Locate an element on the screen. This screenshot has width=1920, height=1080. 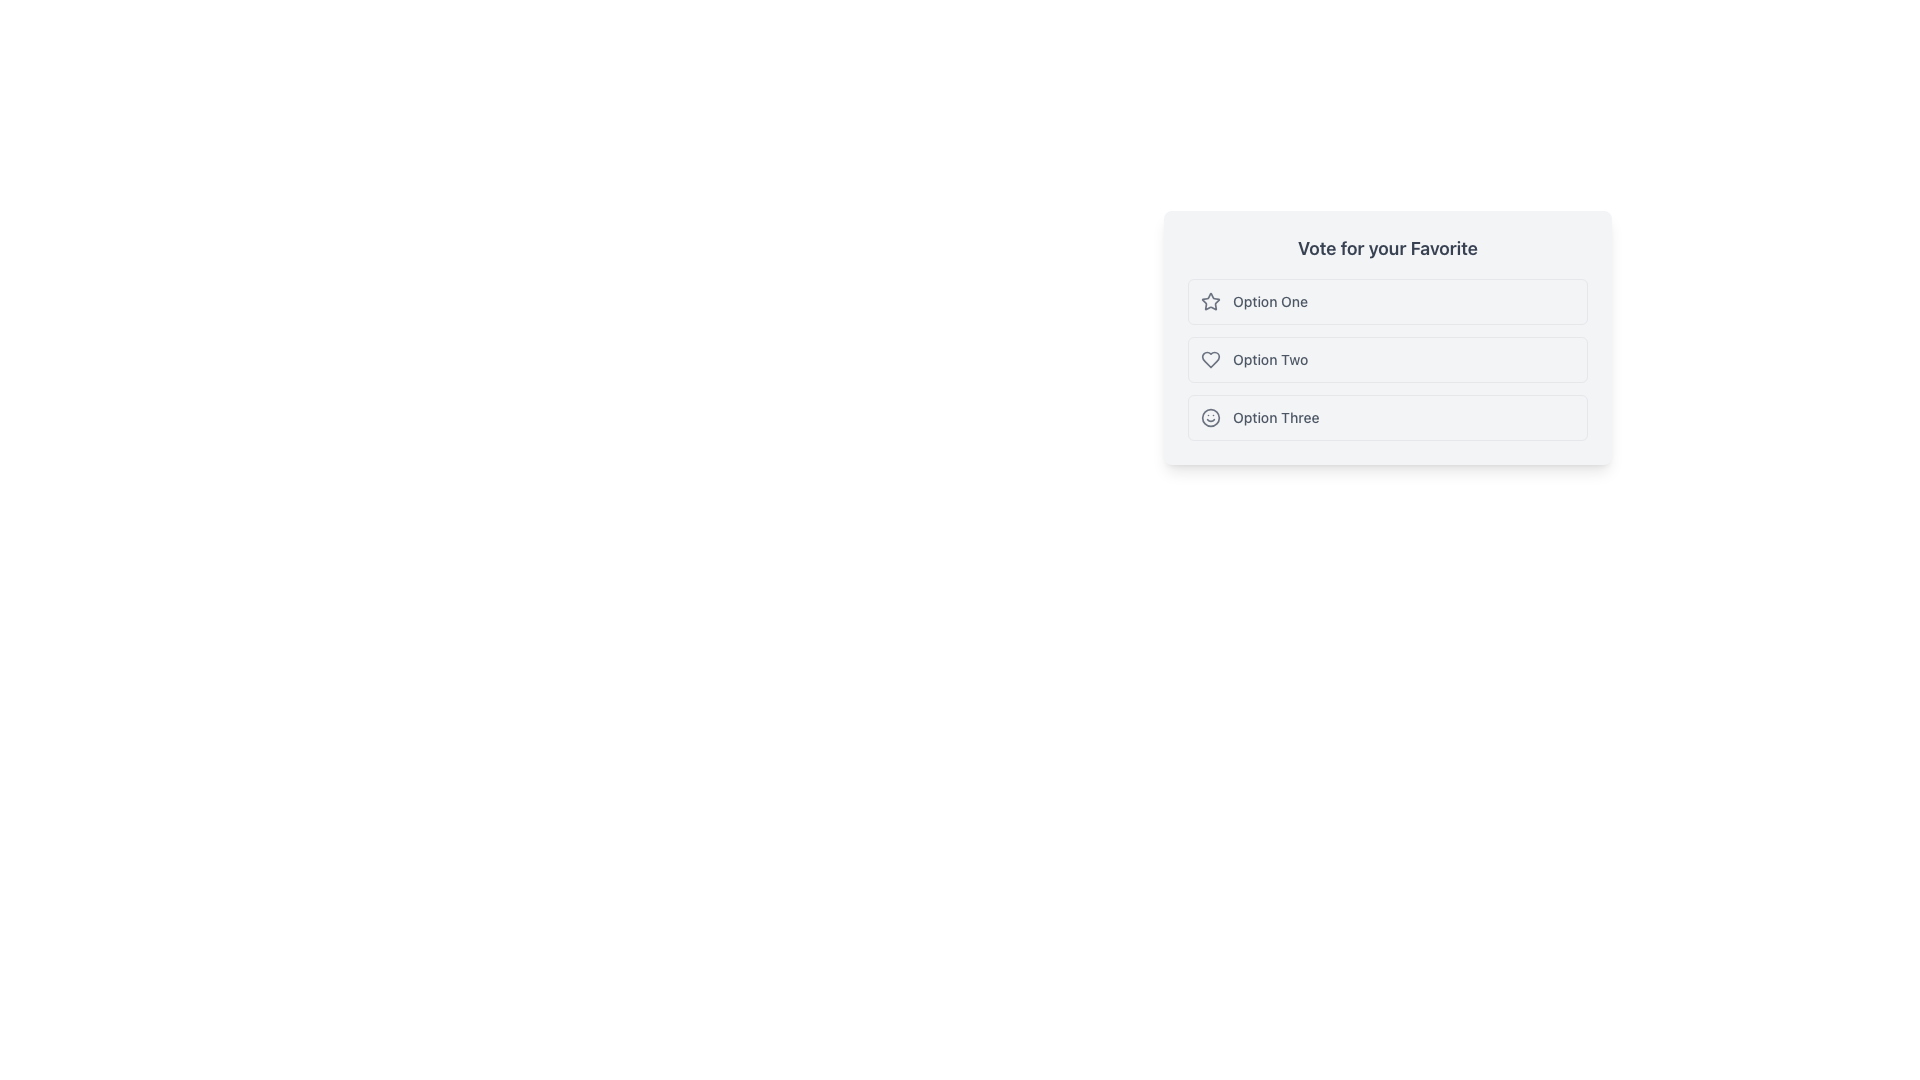
the heart icon, which signifies a selection for 'Option Two', located to the left of the associated text in the 'Vote for your Favorite' list is located at coordinates (1209, 358).